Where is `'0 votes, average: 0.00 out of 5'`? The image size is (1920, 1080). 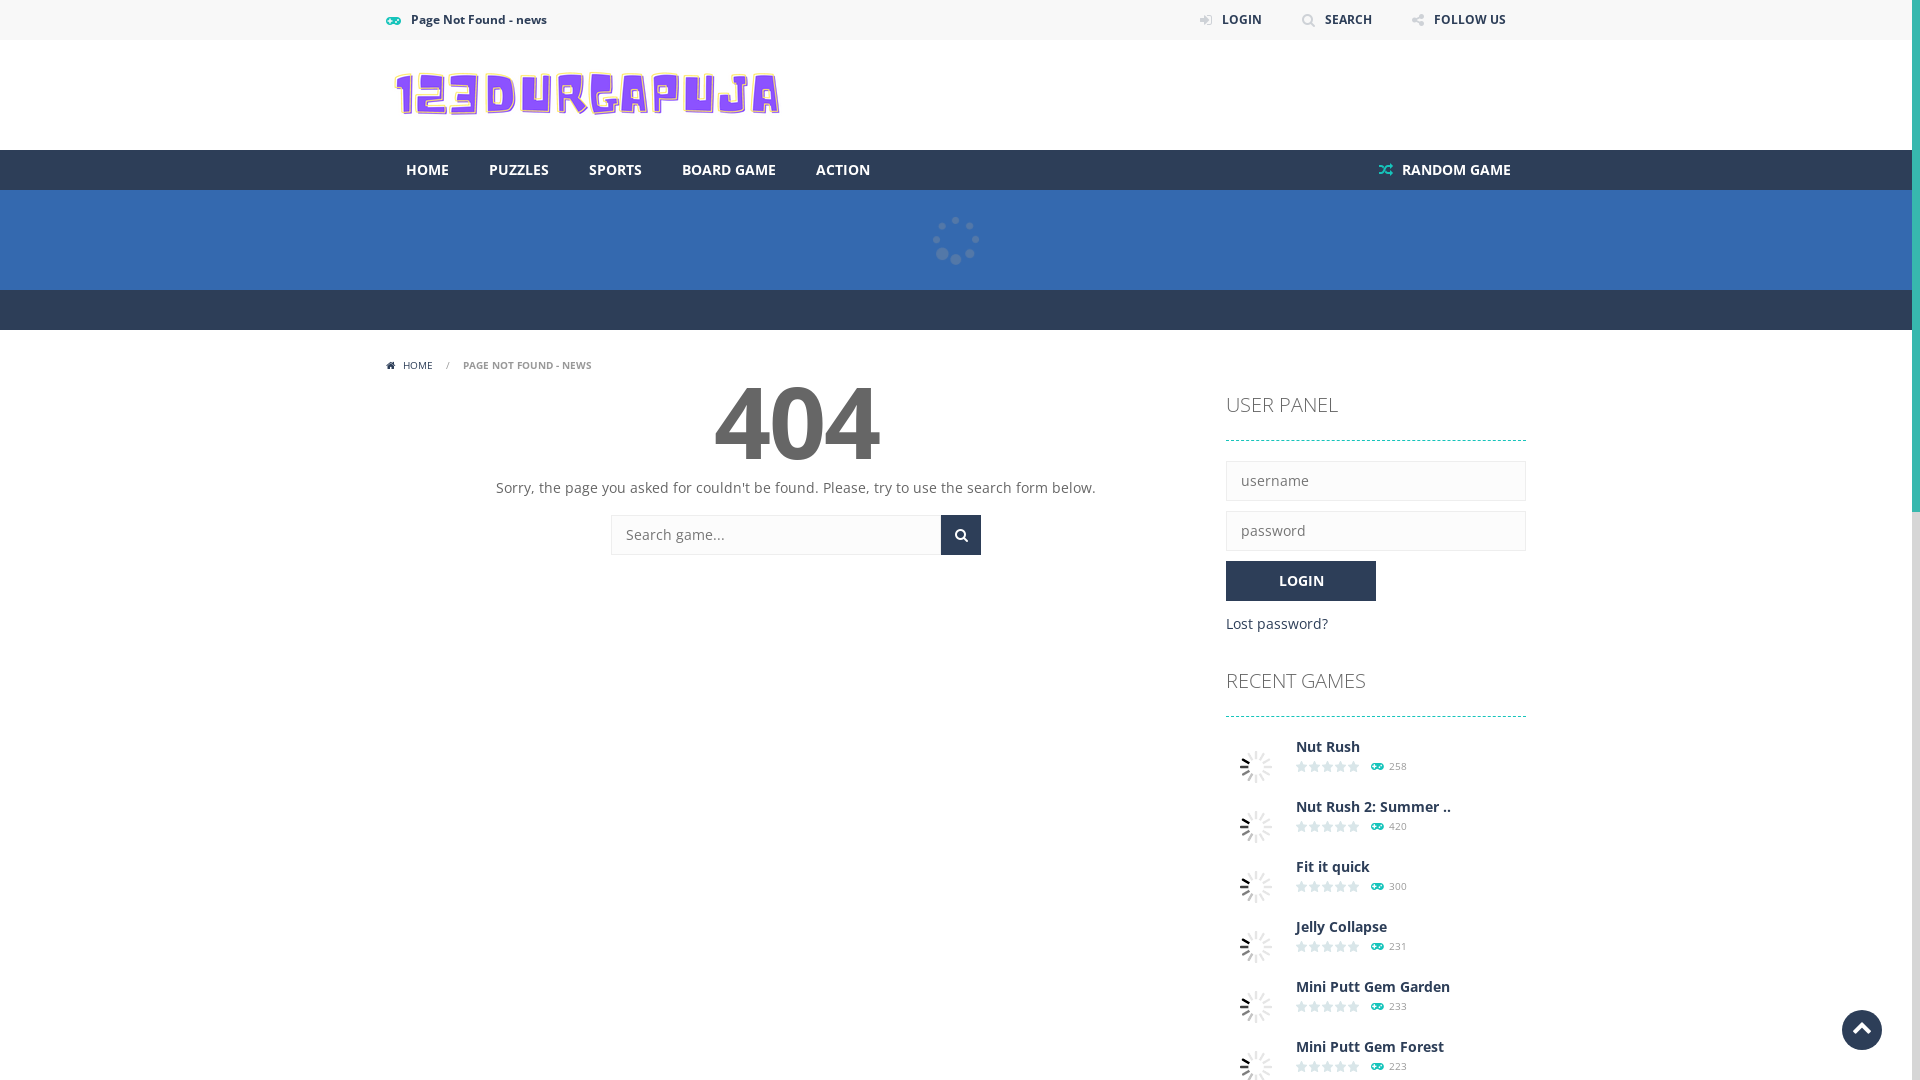 '0 votes, average: 0.00 out of 5' is located at coordinates (1341, 1065).